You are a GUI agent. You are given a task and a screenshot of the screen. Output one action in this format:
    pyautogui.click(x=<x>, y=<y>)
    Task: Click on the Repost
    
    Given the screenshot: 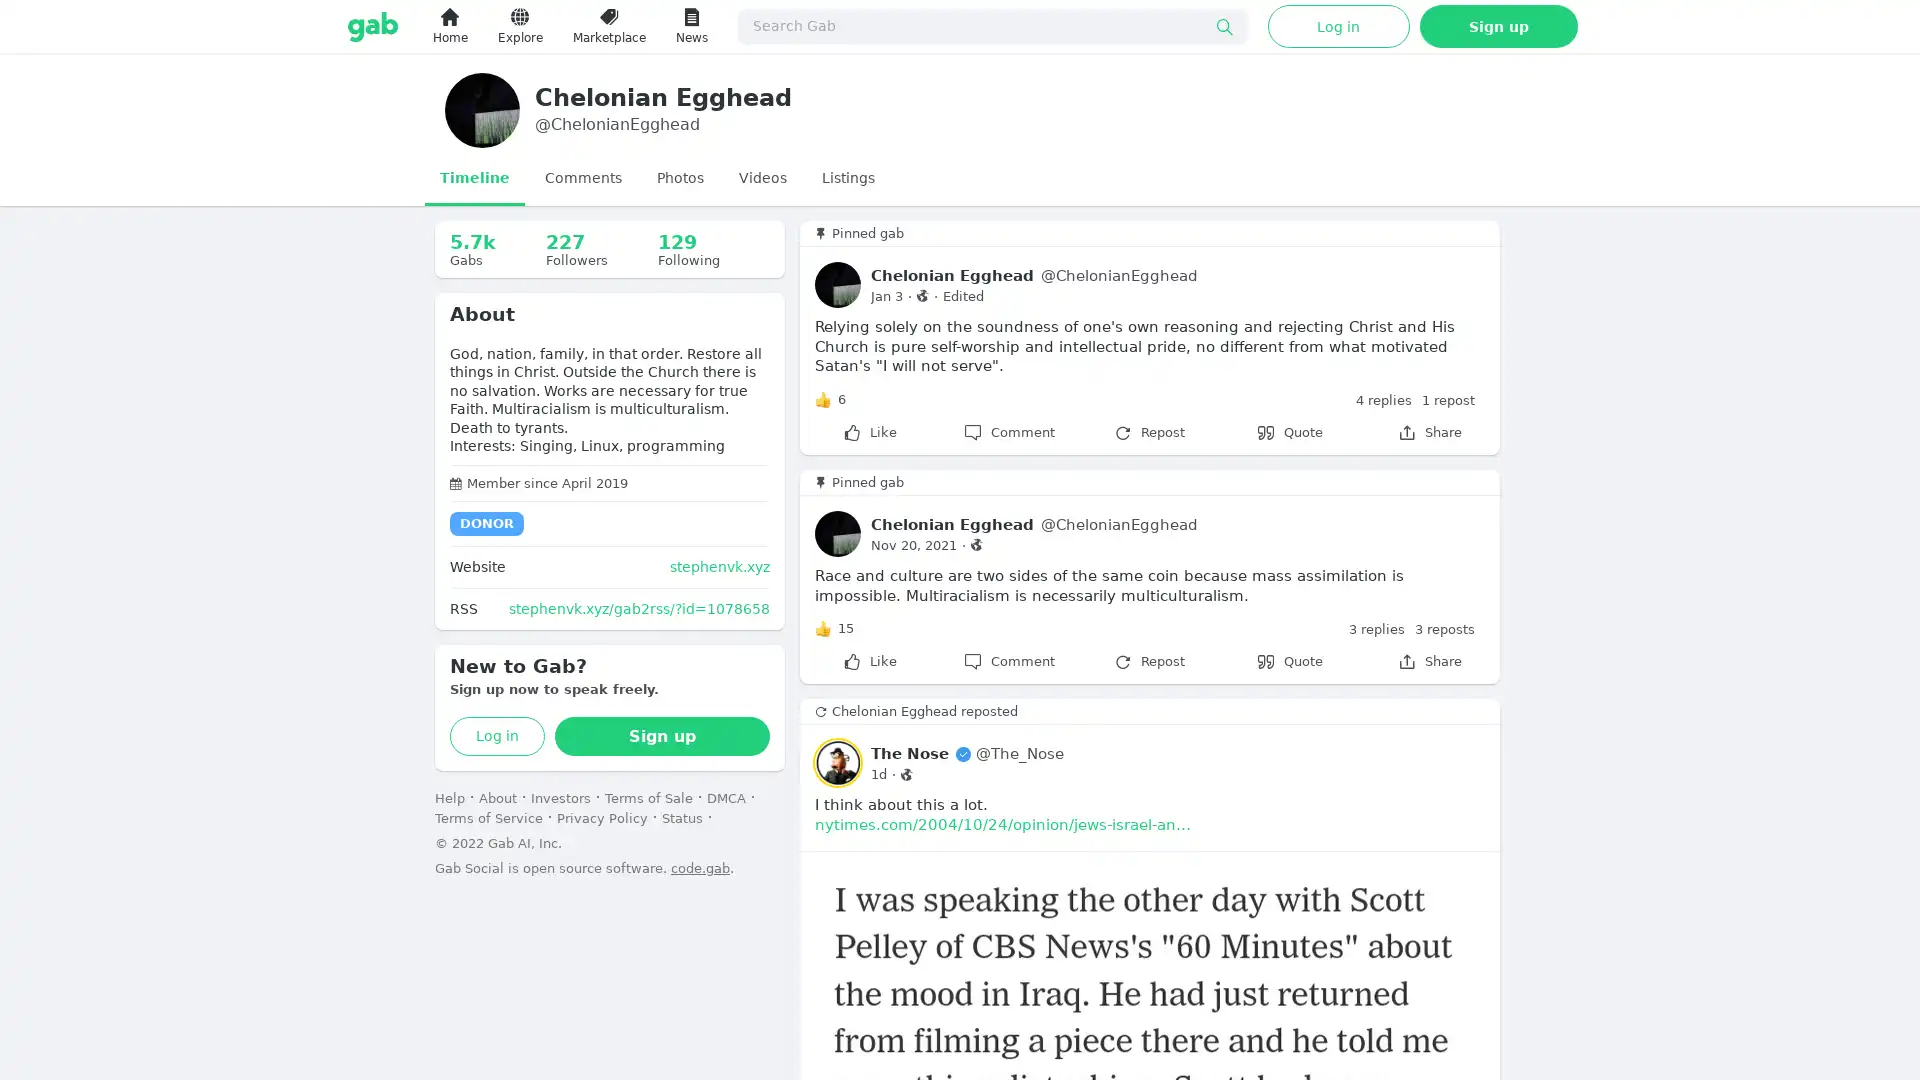 What is the action you would take?
    pyautogui.click(x=1150, y=662)
    